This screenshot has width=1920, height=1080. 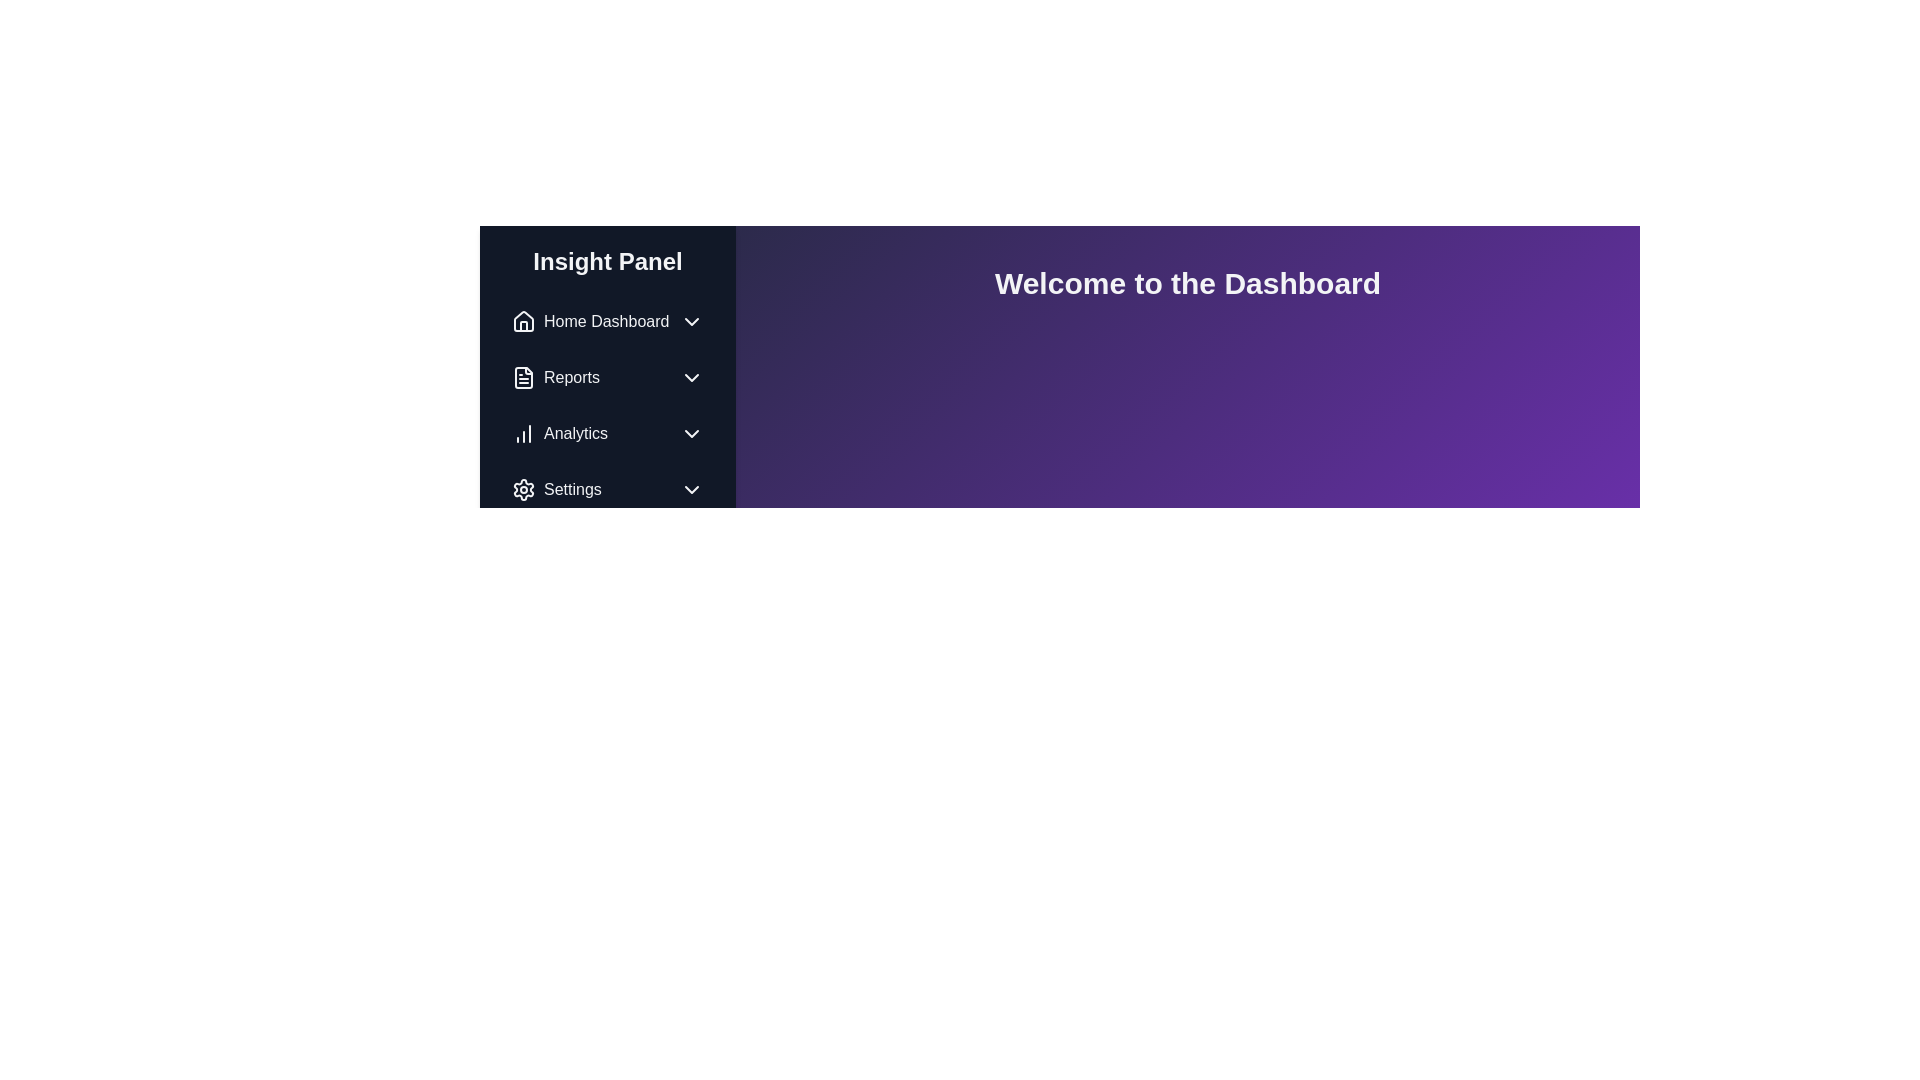 I want to click on the gear icon representing settings located in the sidebar, so click(x=523, y=489).